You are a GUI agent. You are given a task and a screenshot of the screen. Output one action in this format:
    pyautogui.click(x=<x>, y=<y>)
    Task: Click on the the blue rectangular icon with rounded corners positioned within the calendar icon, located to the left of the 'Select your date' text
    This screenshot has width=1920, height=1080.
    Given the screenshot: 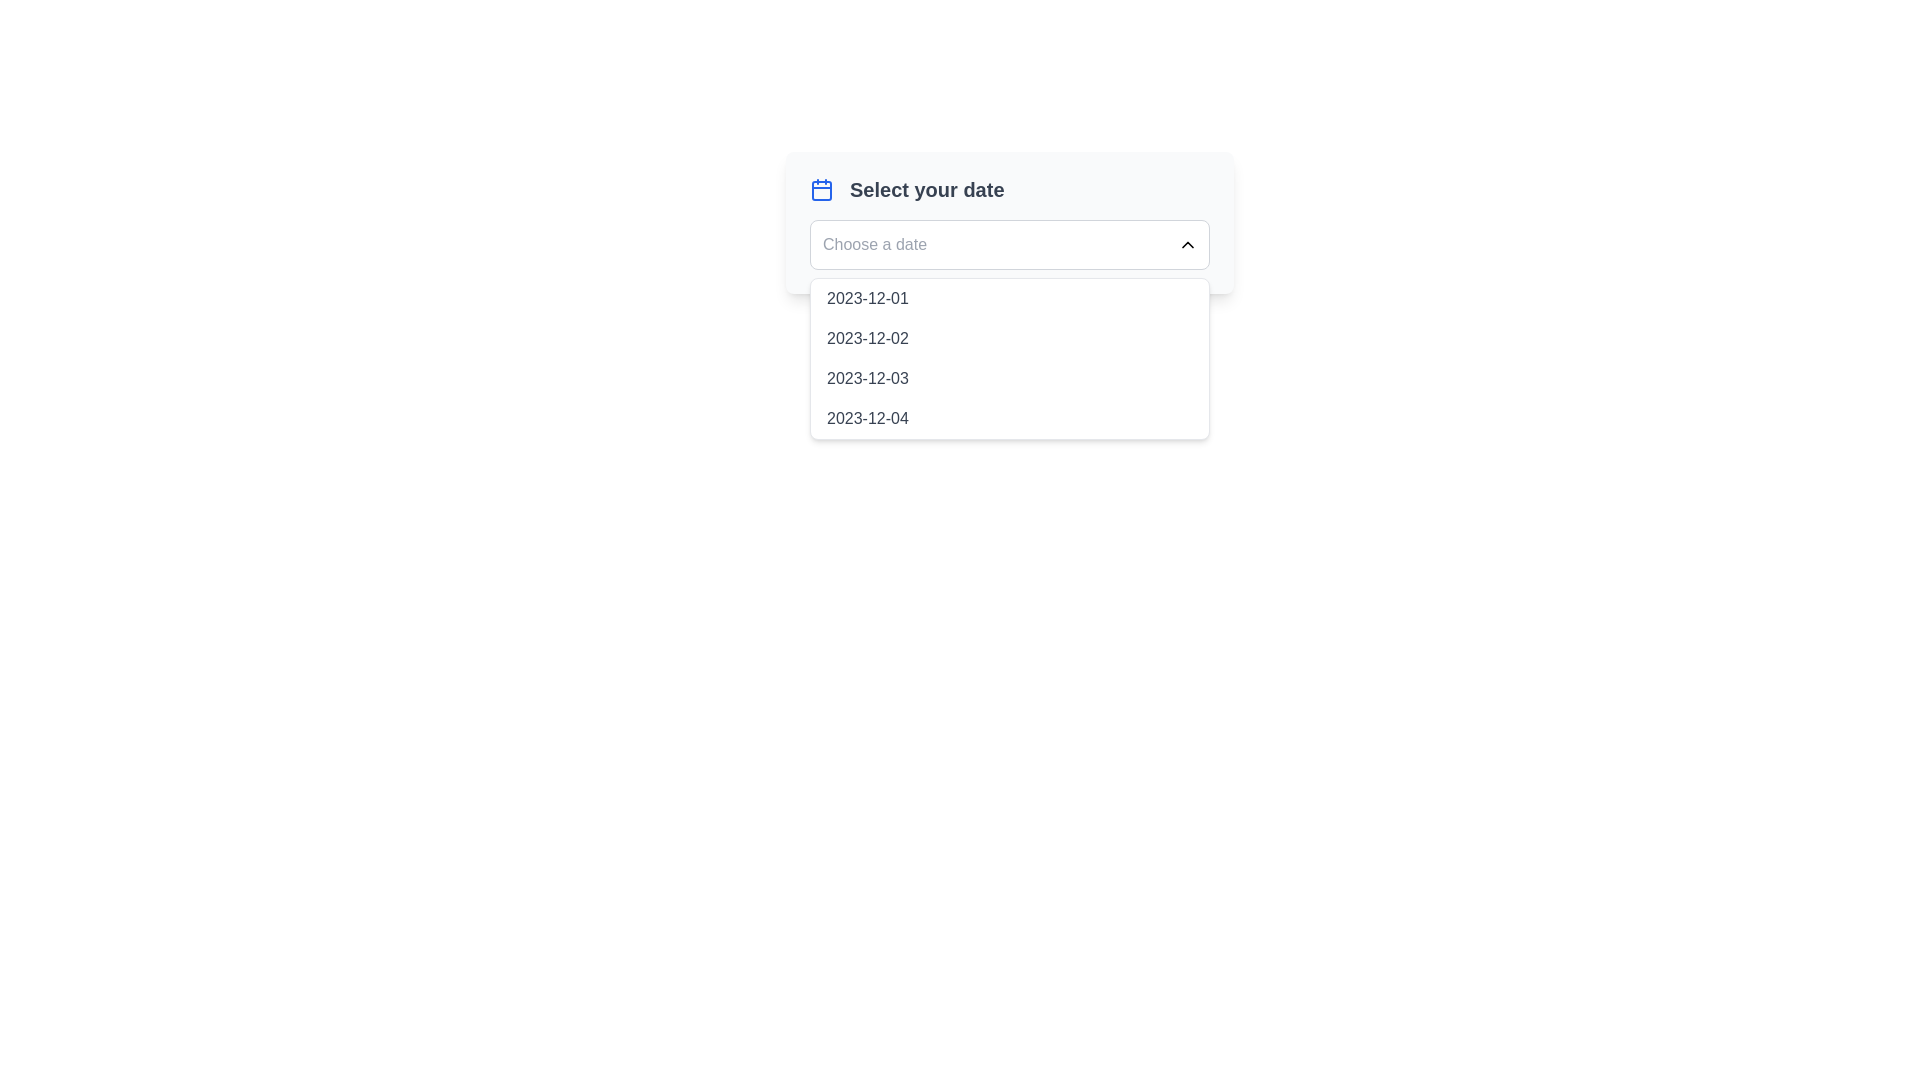 What is the action you would take?
    pyautogui.click(x=821, y=191)
    